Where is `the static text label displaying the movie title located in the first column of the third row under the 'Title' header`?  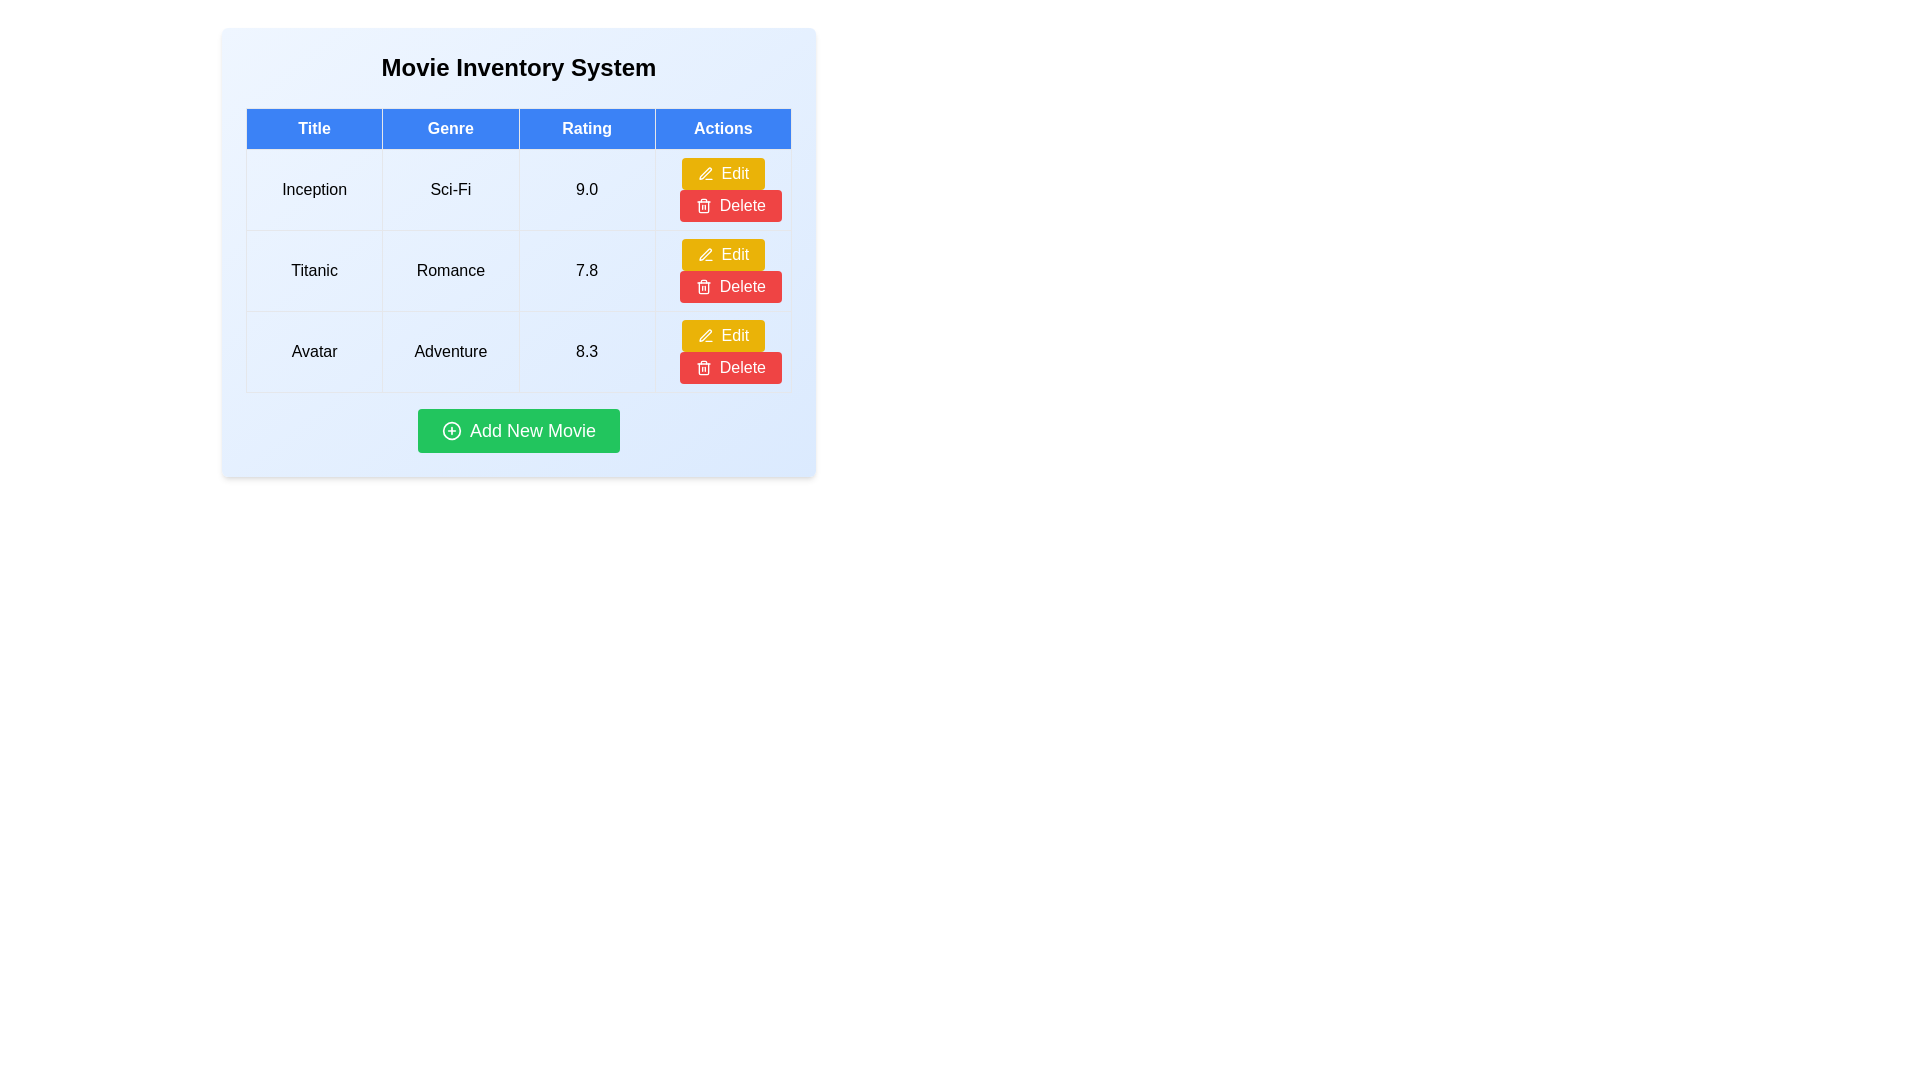
the static text label displaying the movie title located in the first column of the third row under the 'Title' header is located at coordinates (313, 350).